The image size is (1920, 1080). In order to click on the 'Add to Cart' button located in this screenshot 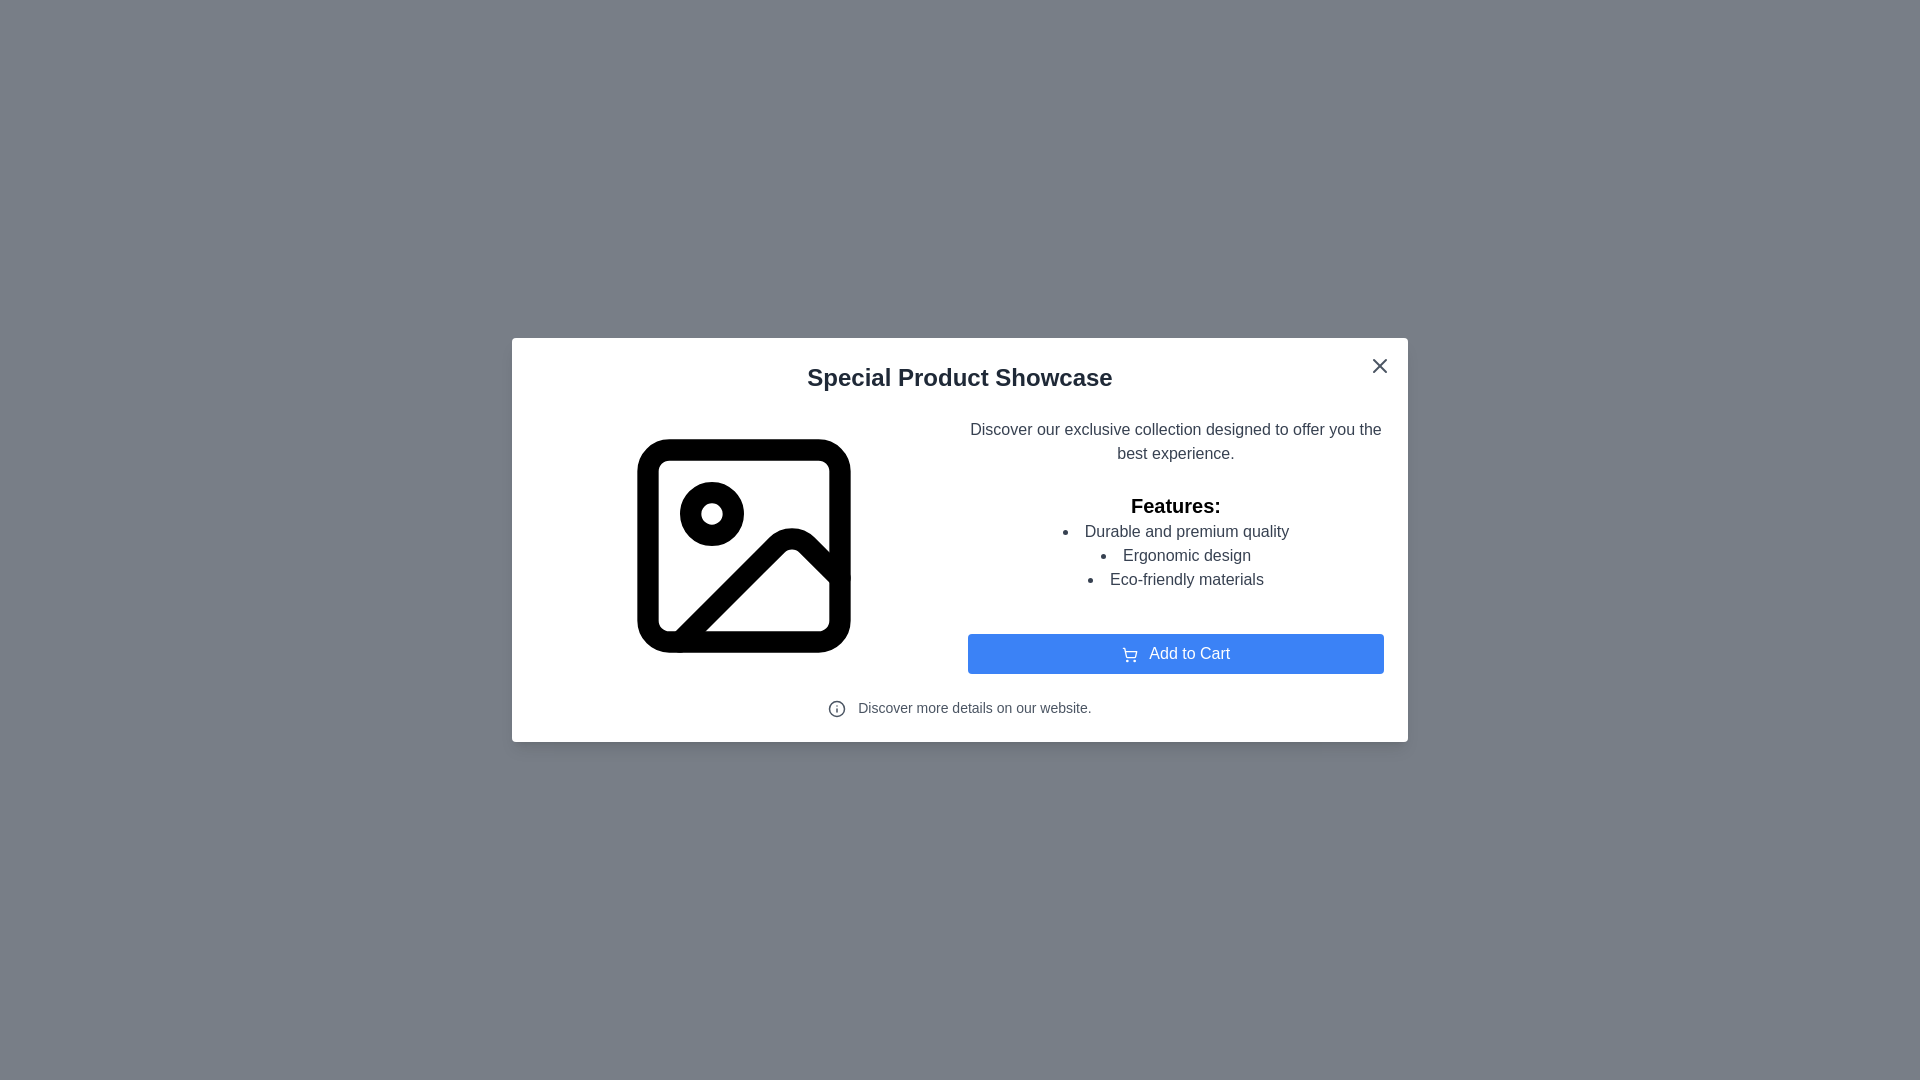, I will do `click(1176, 652)`.